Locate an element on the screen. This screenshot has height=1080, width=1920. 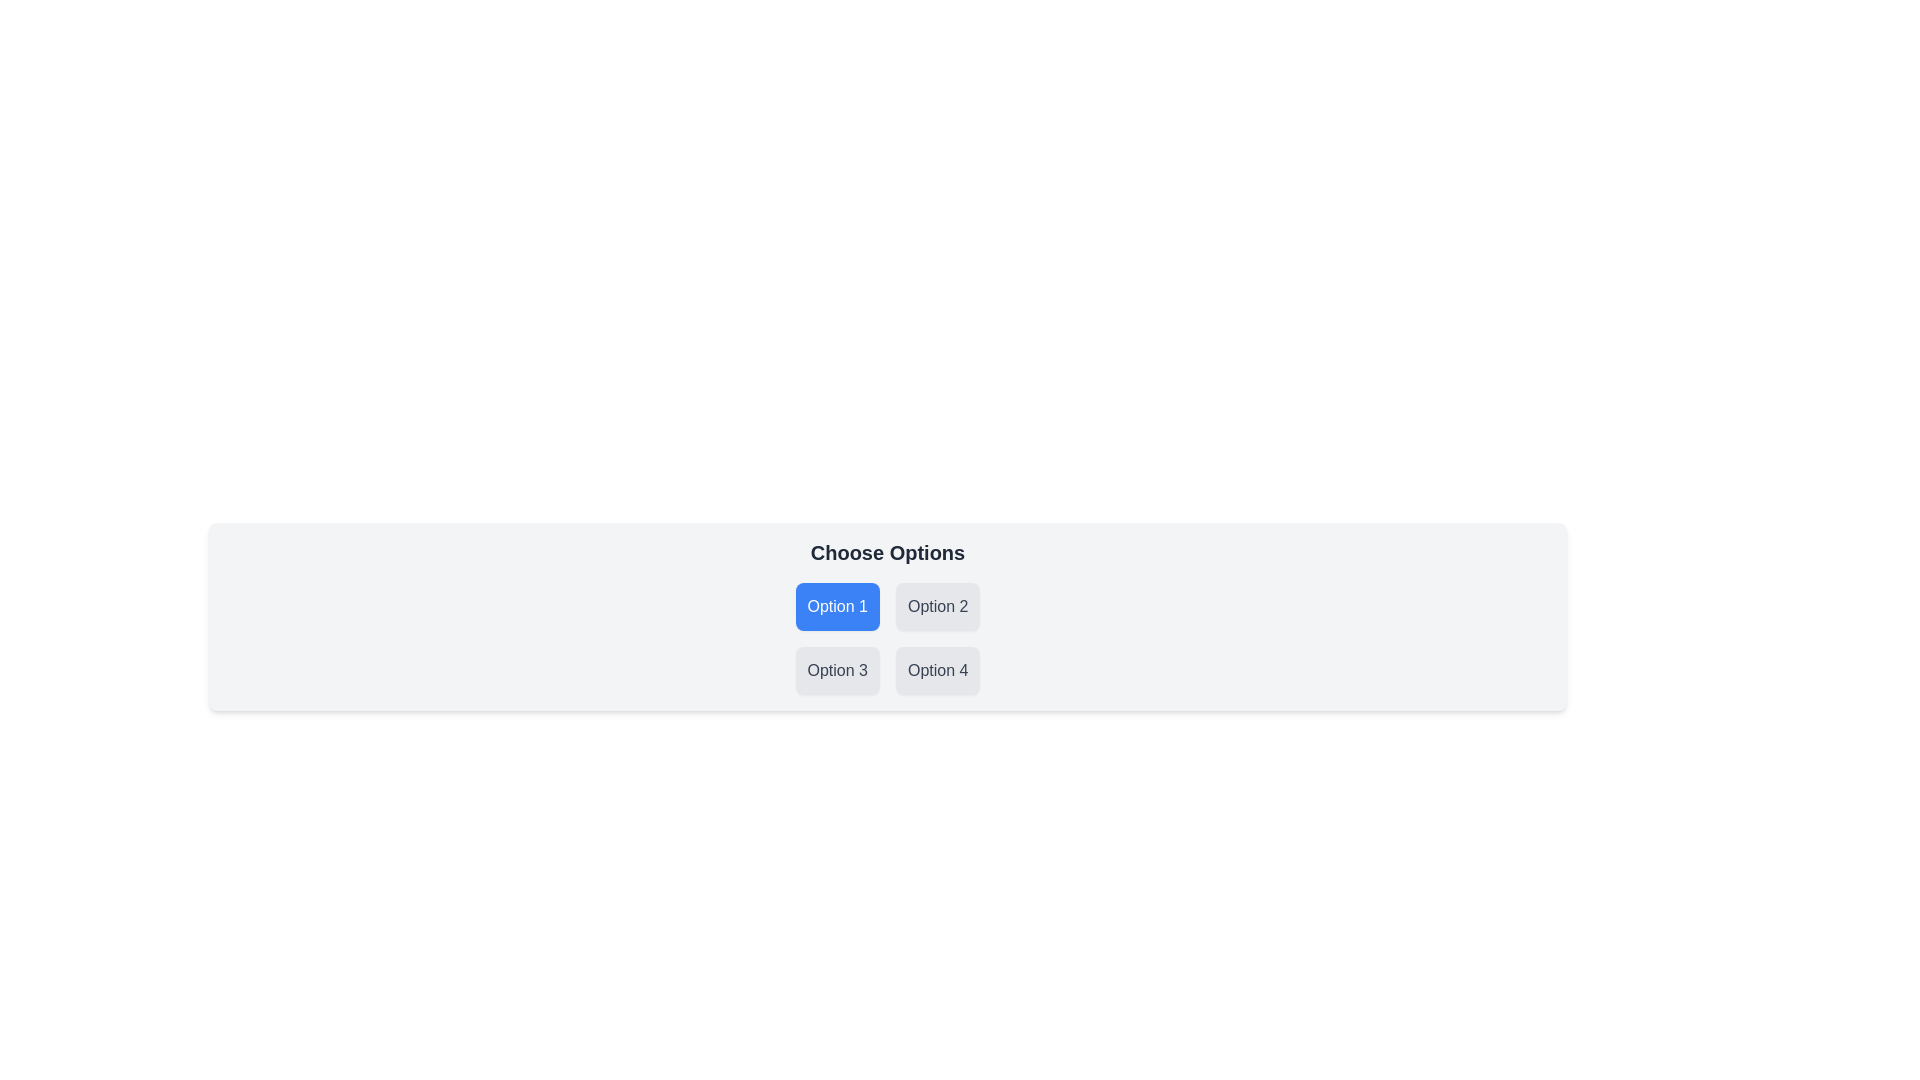
the button that represents 'Option 2' in the top-right position of a 2x2 grid layout is located at coordinates (937, 605).